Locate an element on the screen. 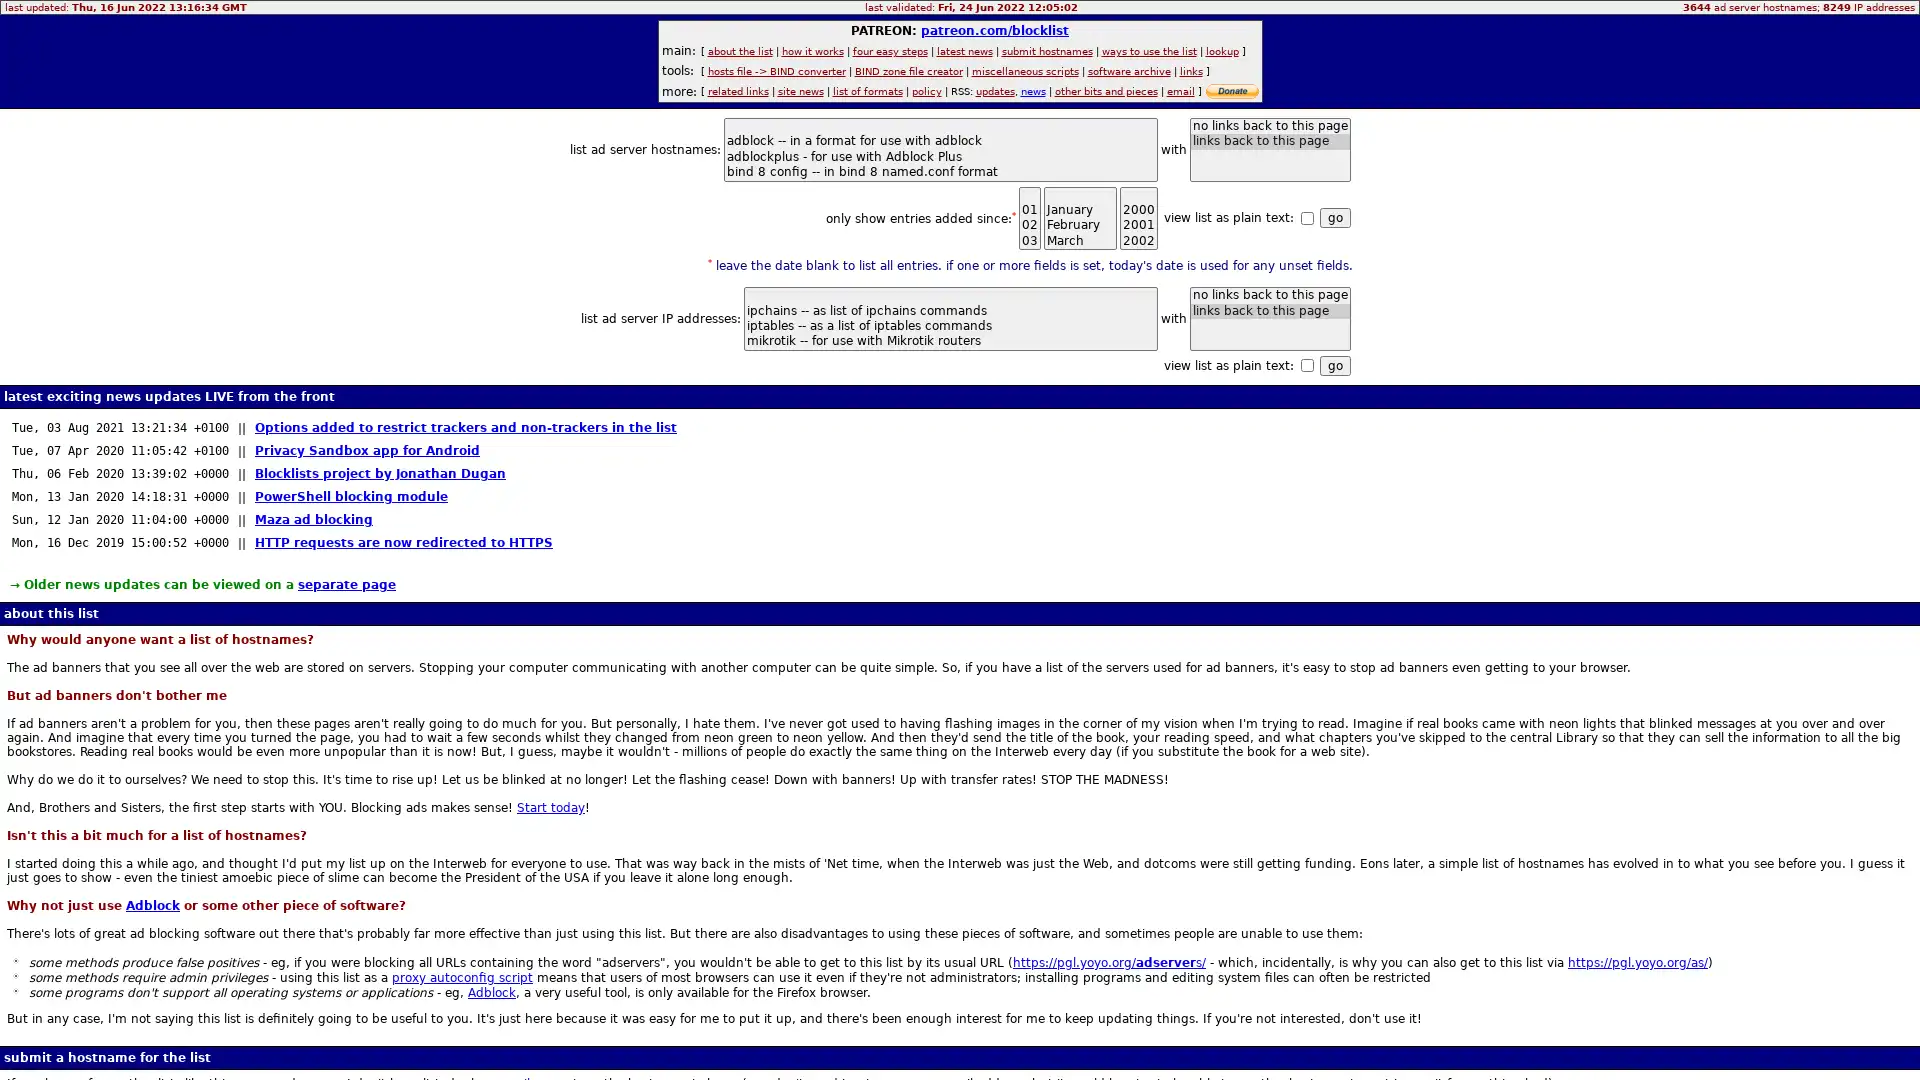 The height and width of the screenshot is (1080, 1920). donate via PayPal is located at coordinates (1230, 91).